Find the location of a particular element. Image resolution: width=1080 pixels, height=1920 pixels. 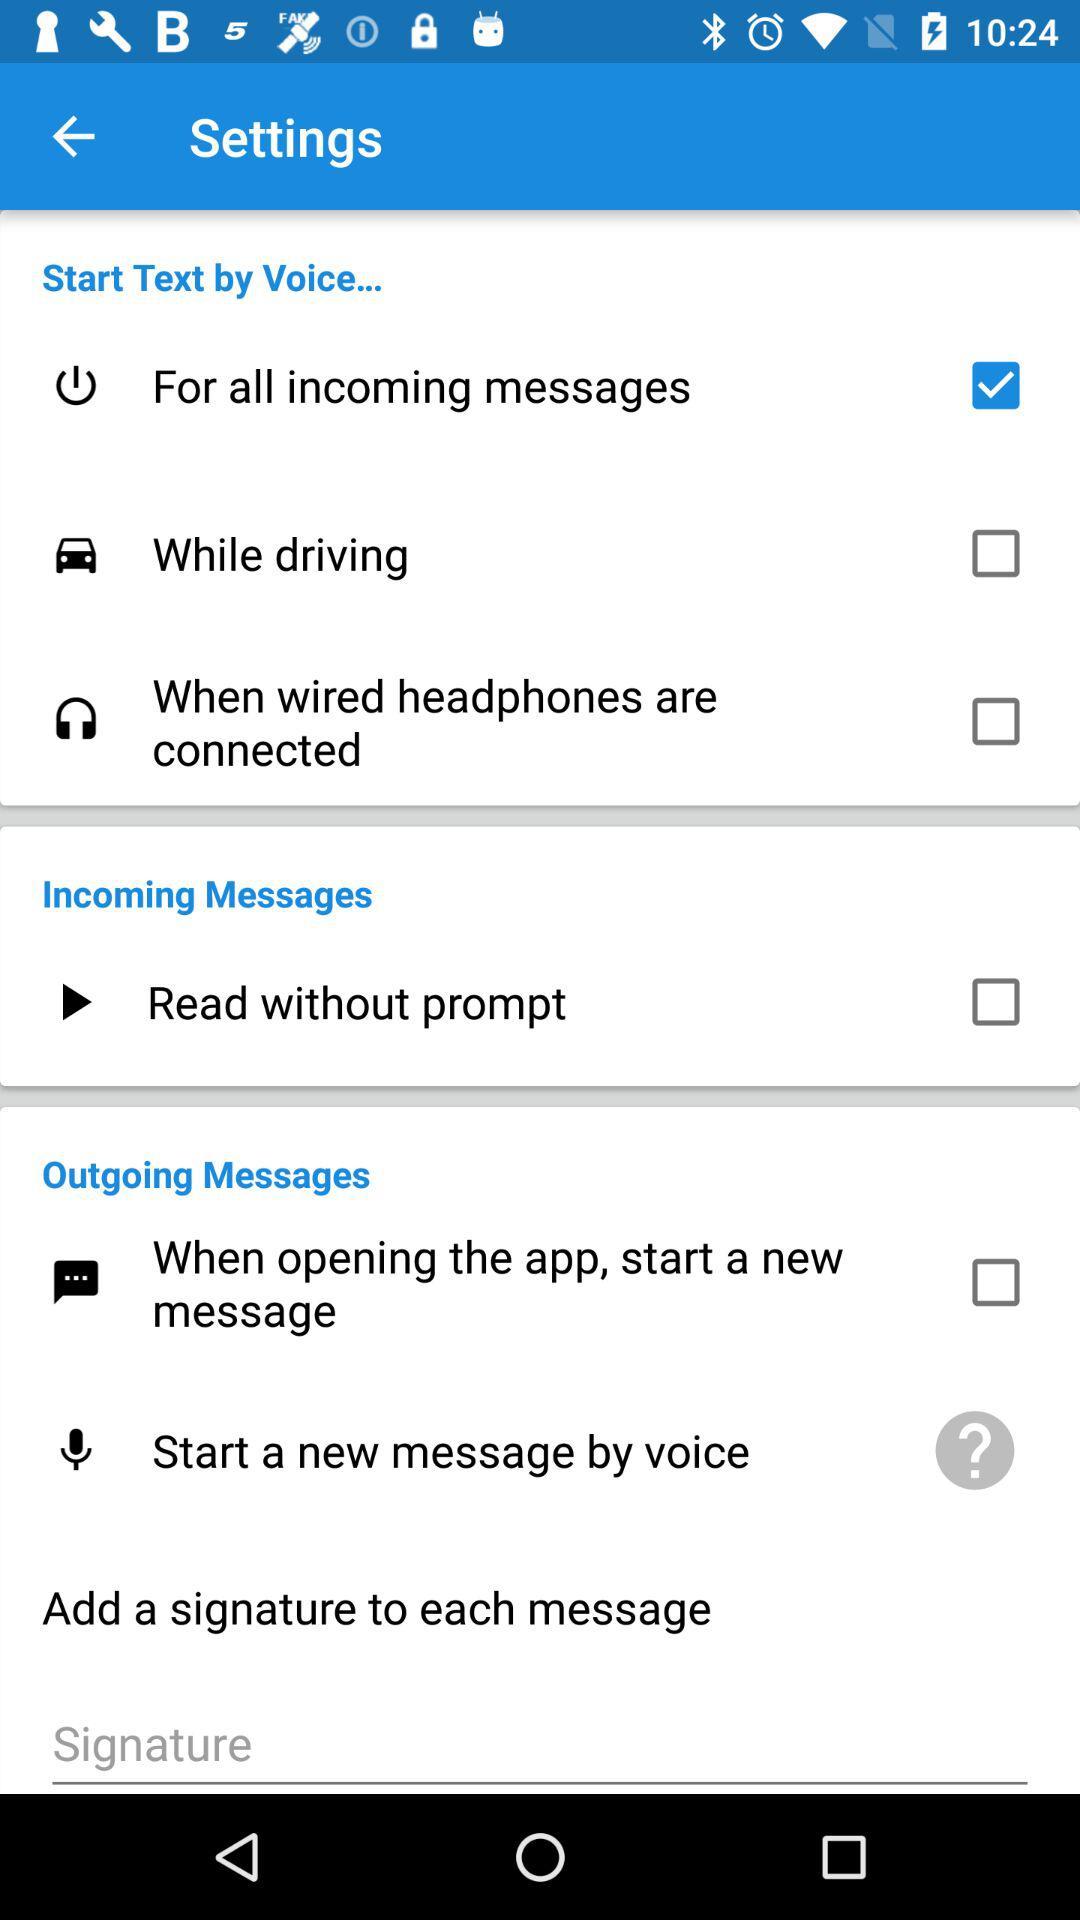

item next to start a new icon is located at coordinates (974, 1450).